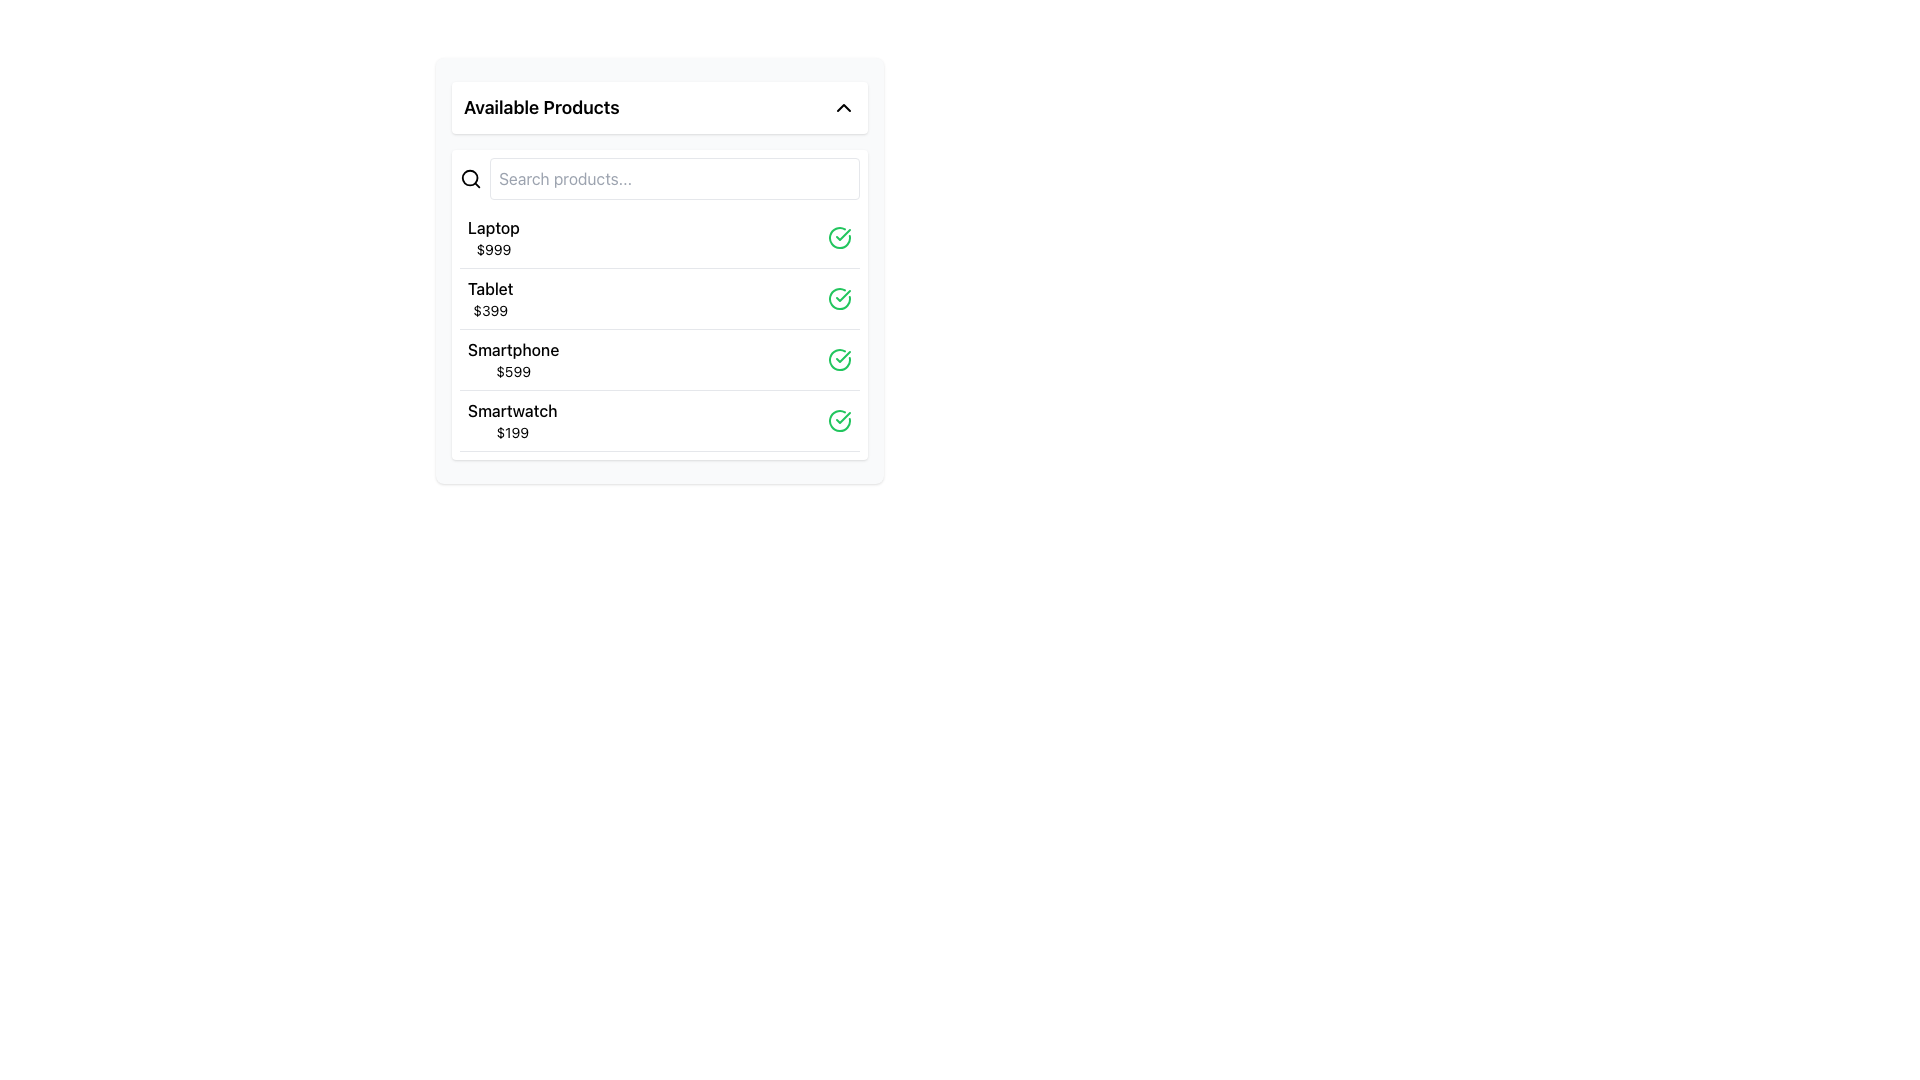 Image resolution: width=1920 pixels, height=1080 pixels. Describe the element at coordinates (469, 177) in the screenshot. I see `the search icon decoration represented by a magnifying glass, located to the left of the input field labeled 'Search products...' and above the product list` at that location.